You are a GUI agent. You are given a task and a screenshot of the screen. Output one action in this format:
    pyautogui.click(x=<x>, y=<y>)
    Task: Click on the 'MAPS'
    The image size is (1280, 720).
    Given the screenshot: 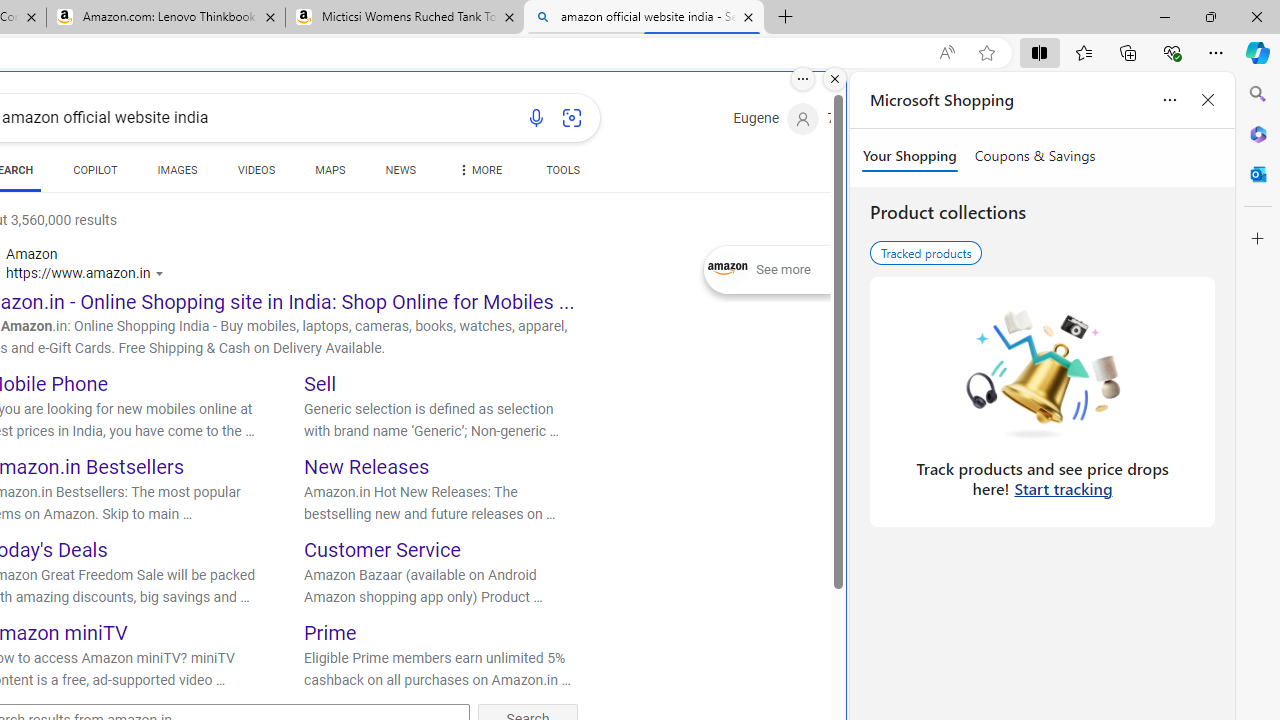 What is the action you would take?
    pyautogui.click(x=330, y=170)
    